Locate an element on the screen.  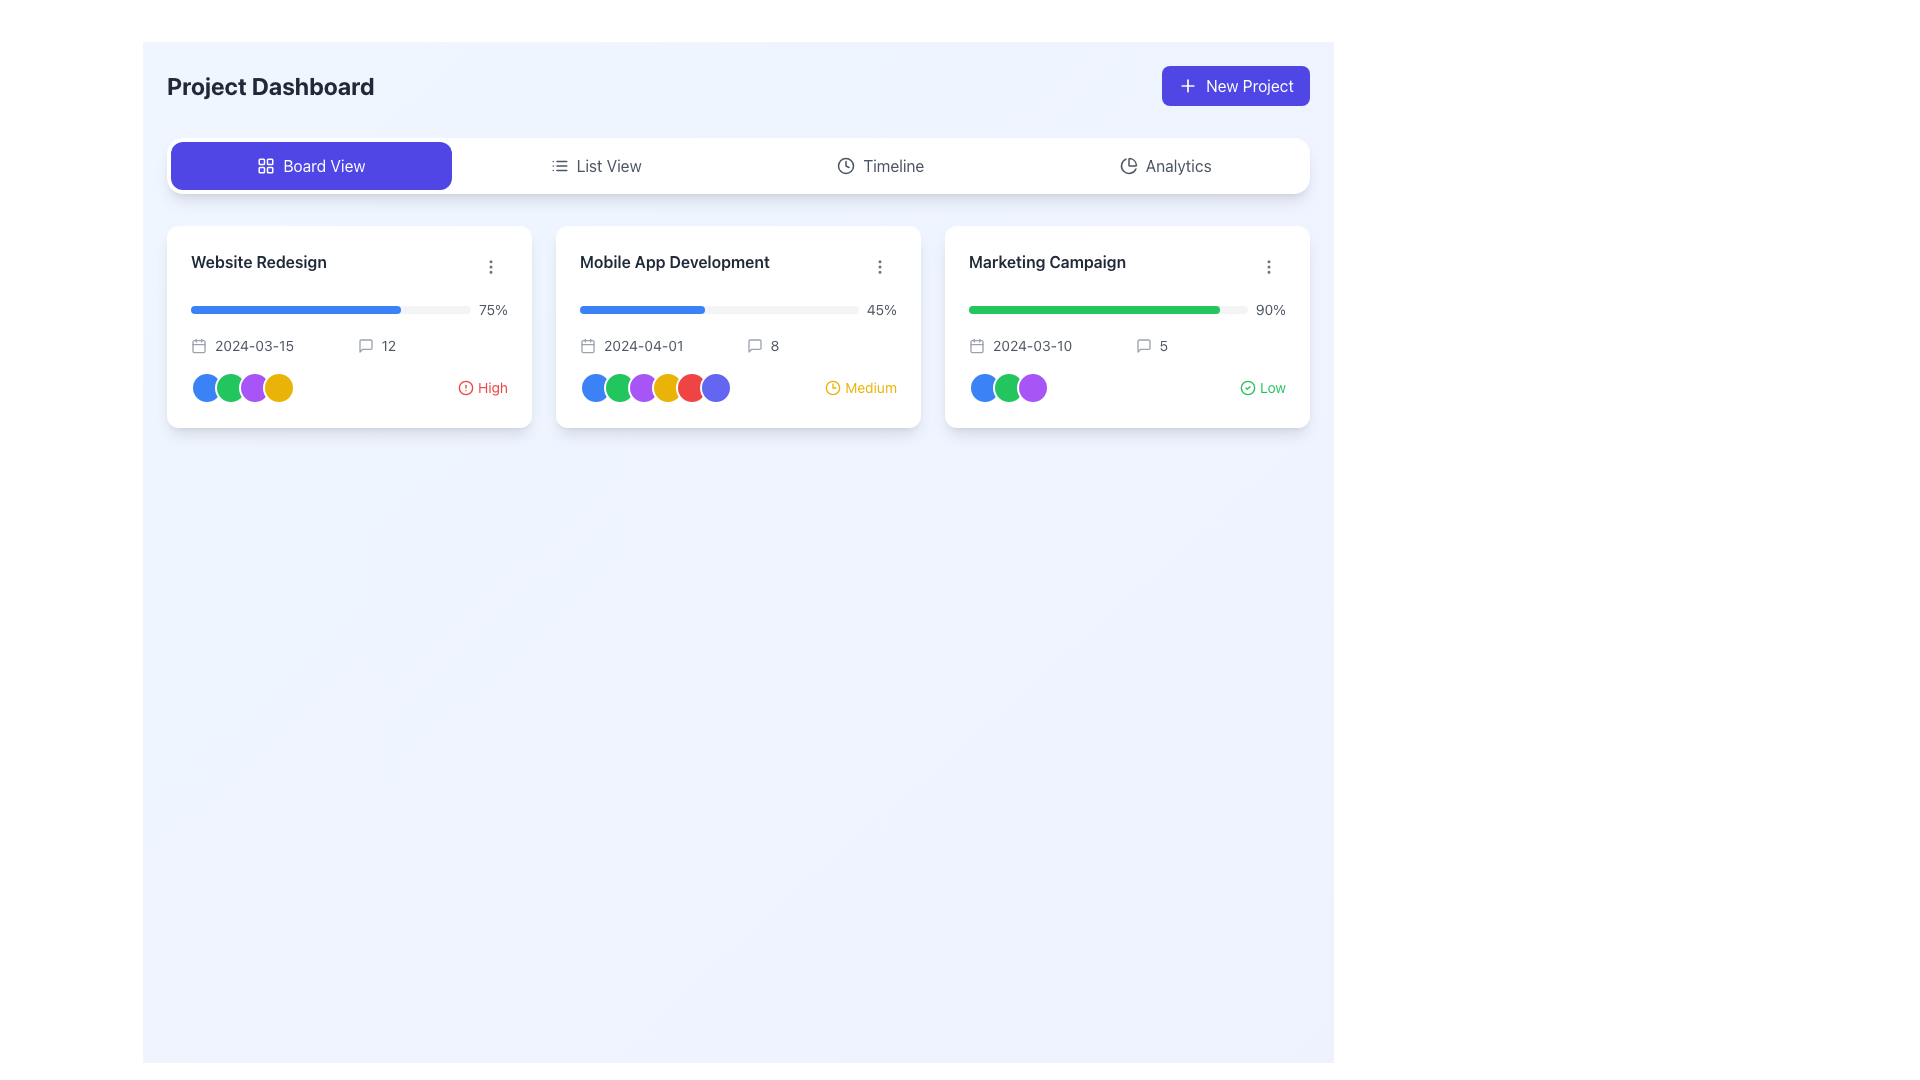
the progress bar indicating completion with a percentage label '45%' next to it, located within the 'Mobile App Development' card is located at coordinates (737, 309).